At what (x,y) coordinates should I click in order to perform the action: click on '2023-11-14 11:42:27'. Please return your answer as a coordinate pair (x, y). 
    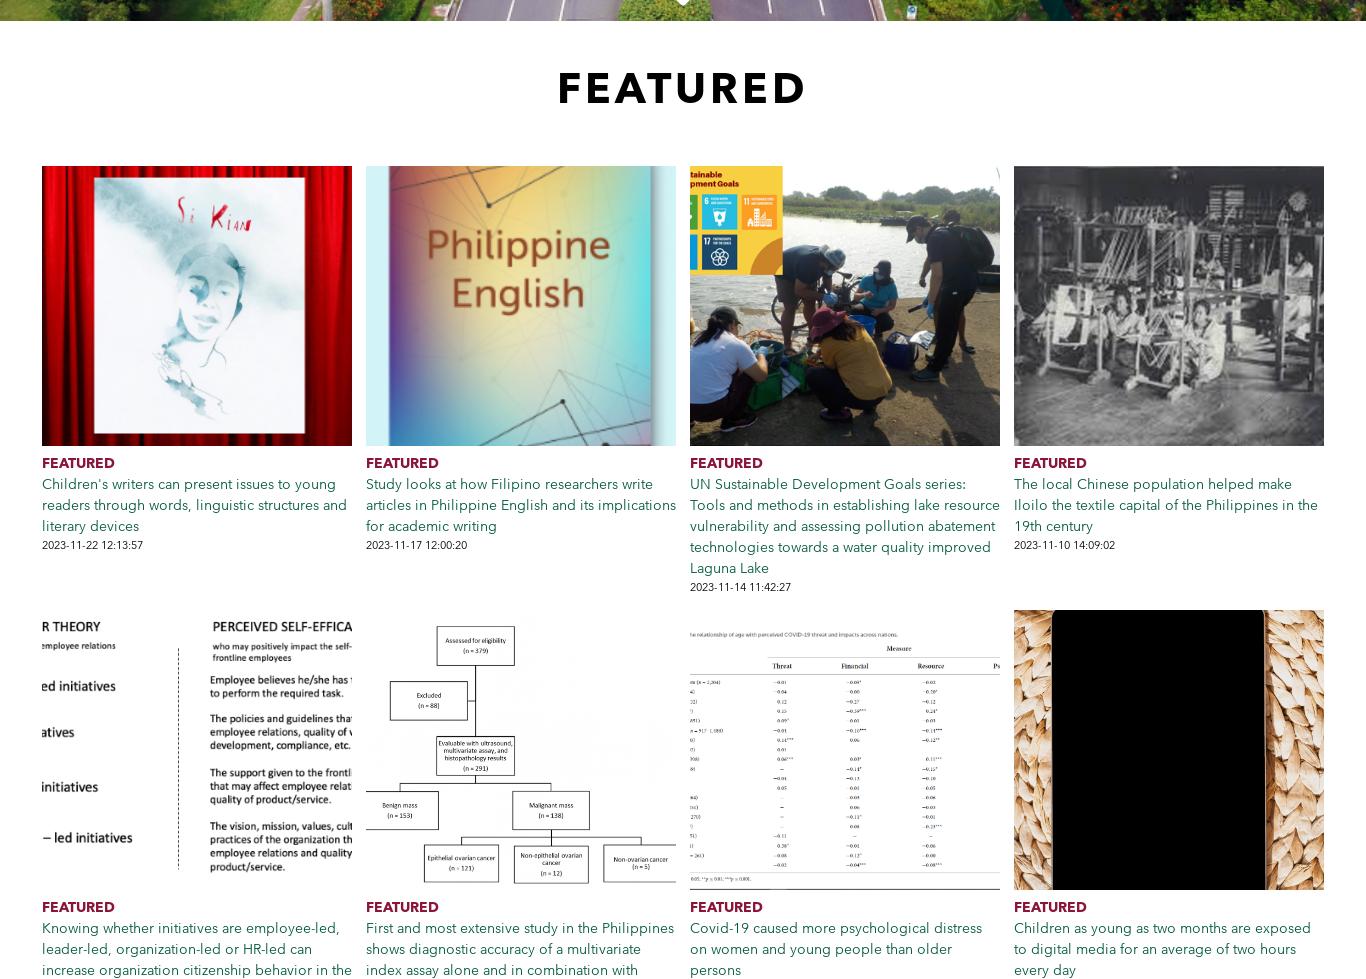
    Looking at the image, I should click on (740, 586).